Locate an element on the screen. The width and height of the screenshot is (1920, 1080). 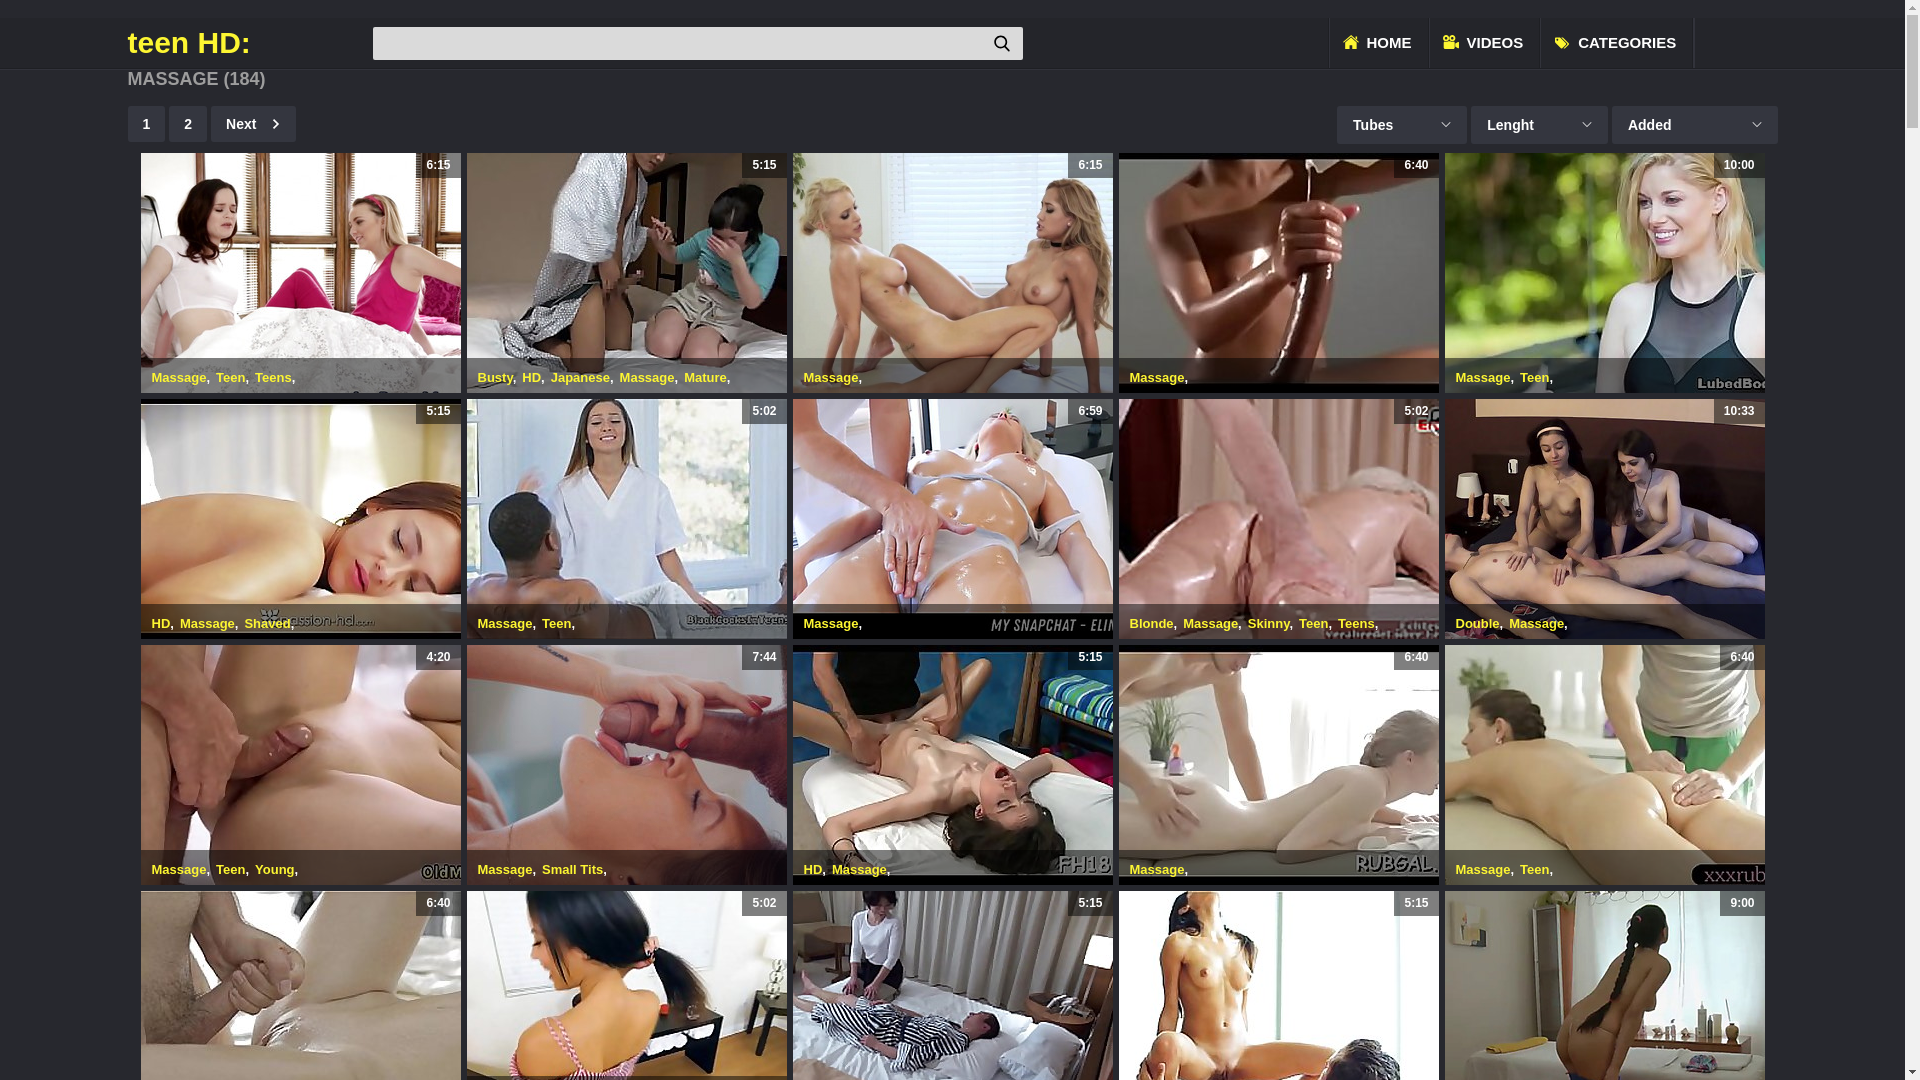
'HOME' is located at coordinates (1328, 42).